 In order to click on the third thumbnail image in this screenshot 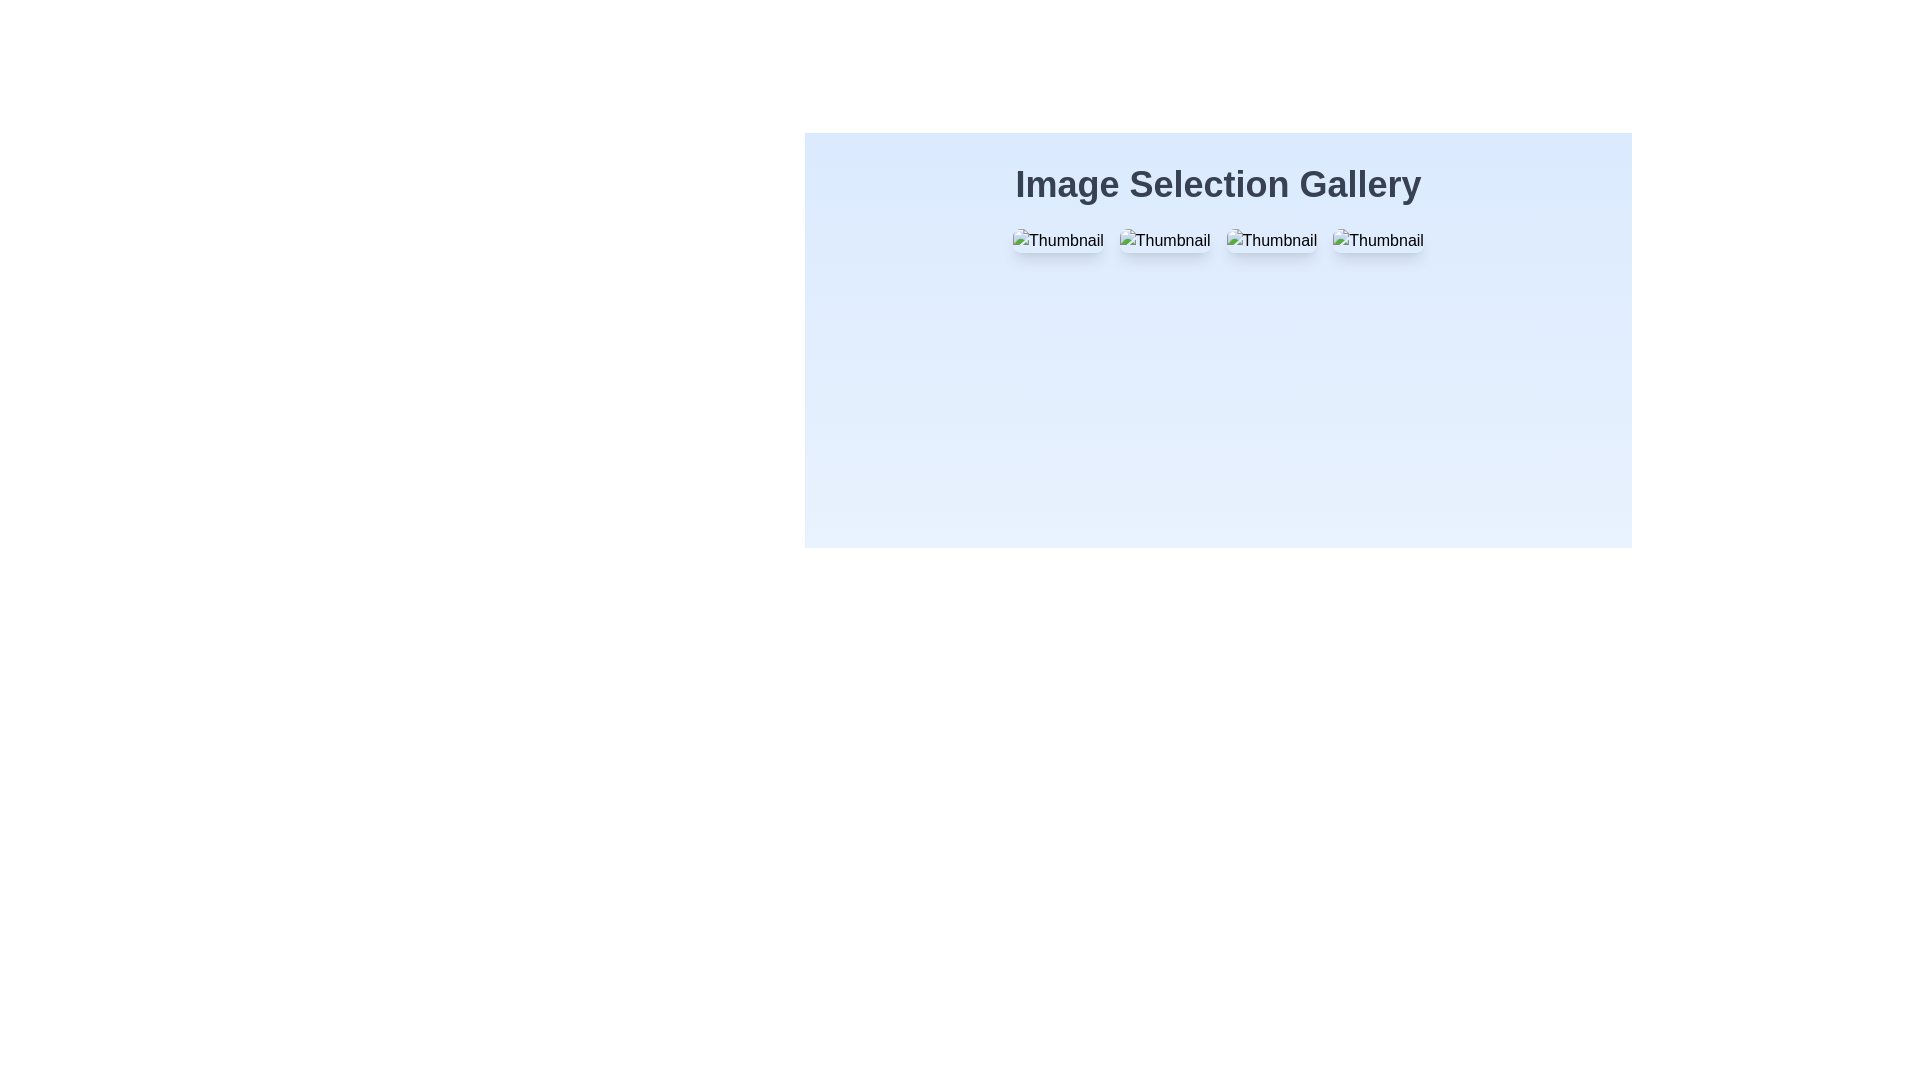, I will do `click(1270, 239)`.